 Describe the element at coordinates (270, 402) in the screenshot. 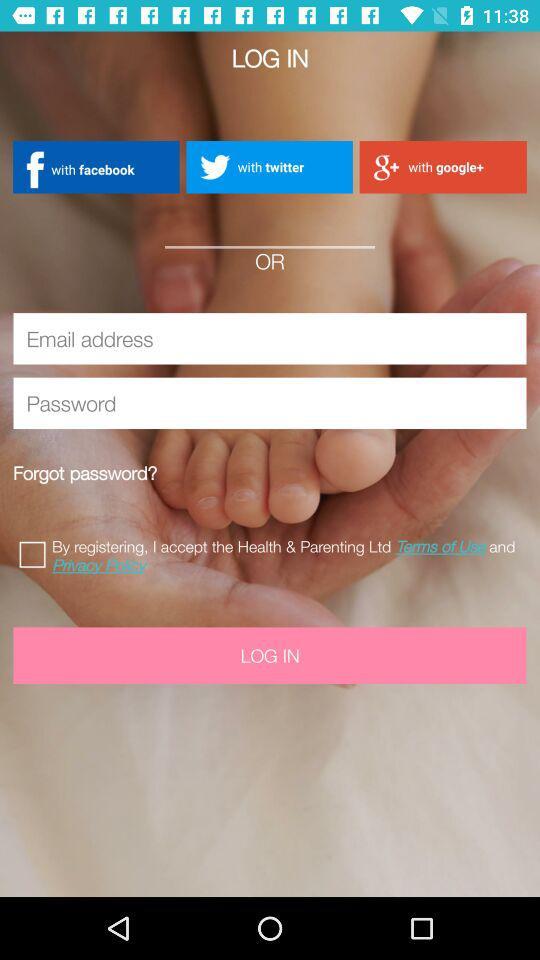

I see `password field` at that location.